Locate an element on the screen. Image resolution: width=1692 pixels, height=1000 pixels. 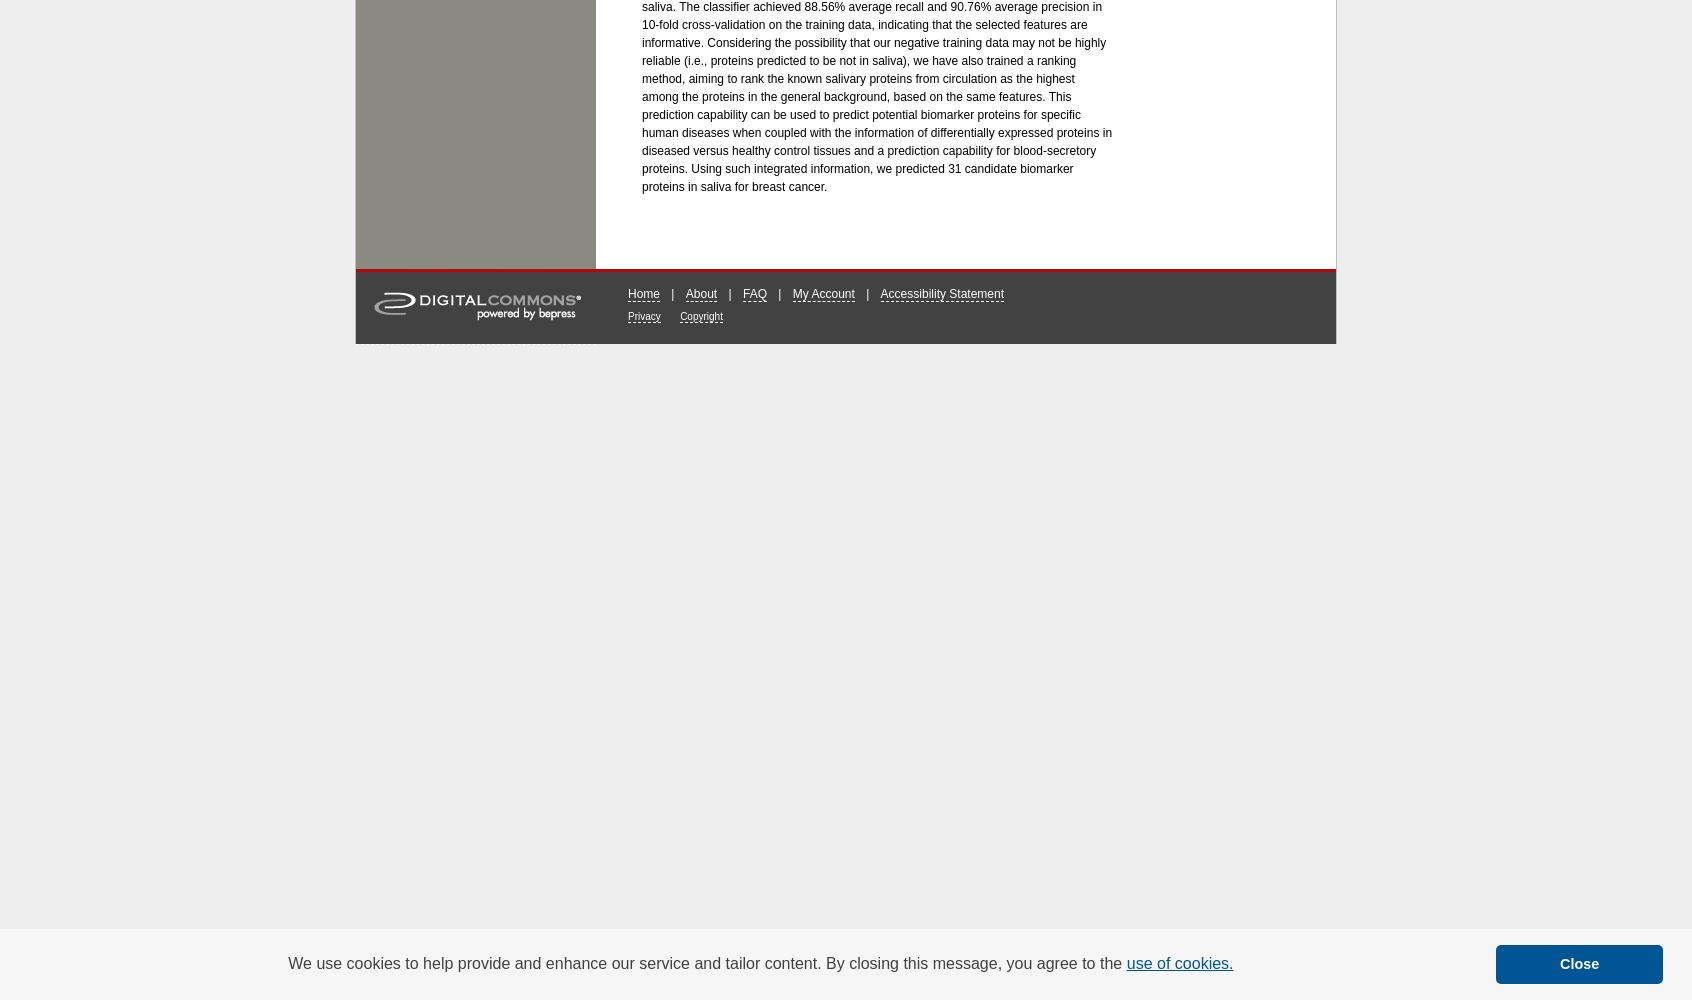
'Privacy' is located at coordinates (627, 314).